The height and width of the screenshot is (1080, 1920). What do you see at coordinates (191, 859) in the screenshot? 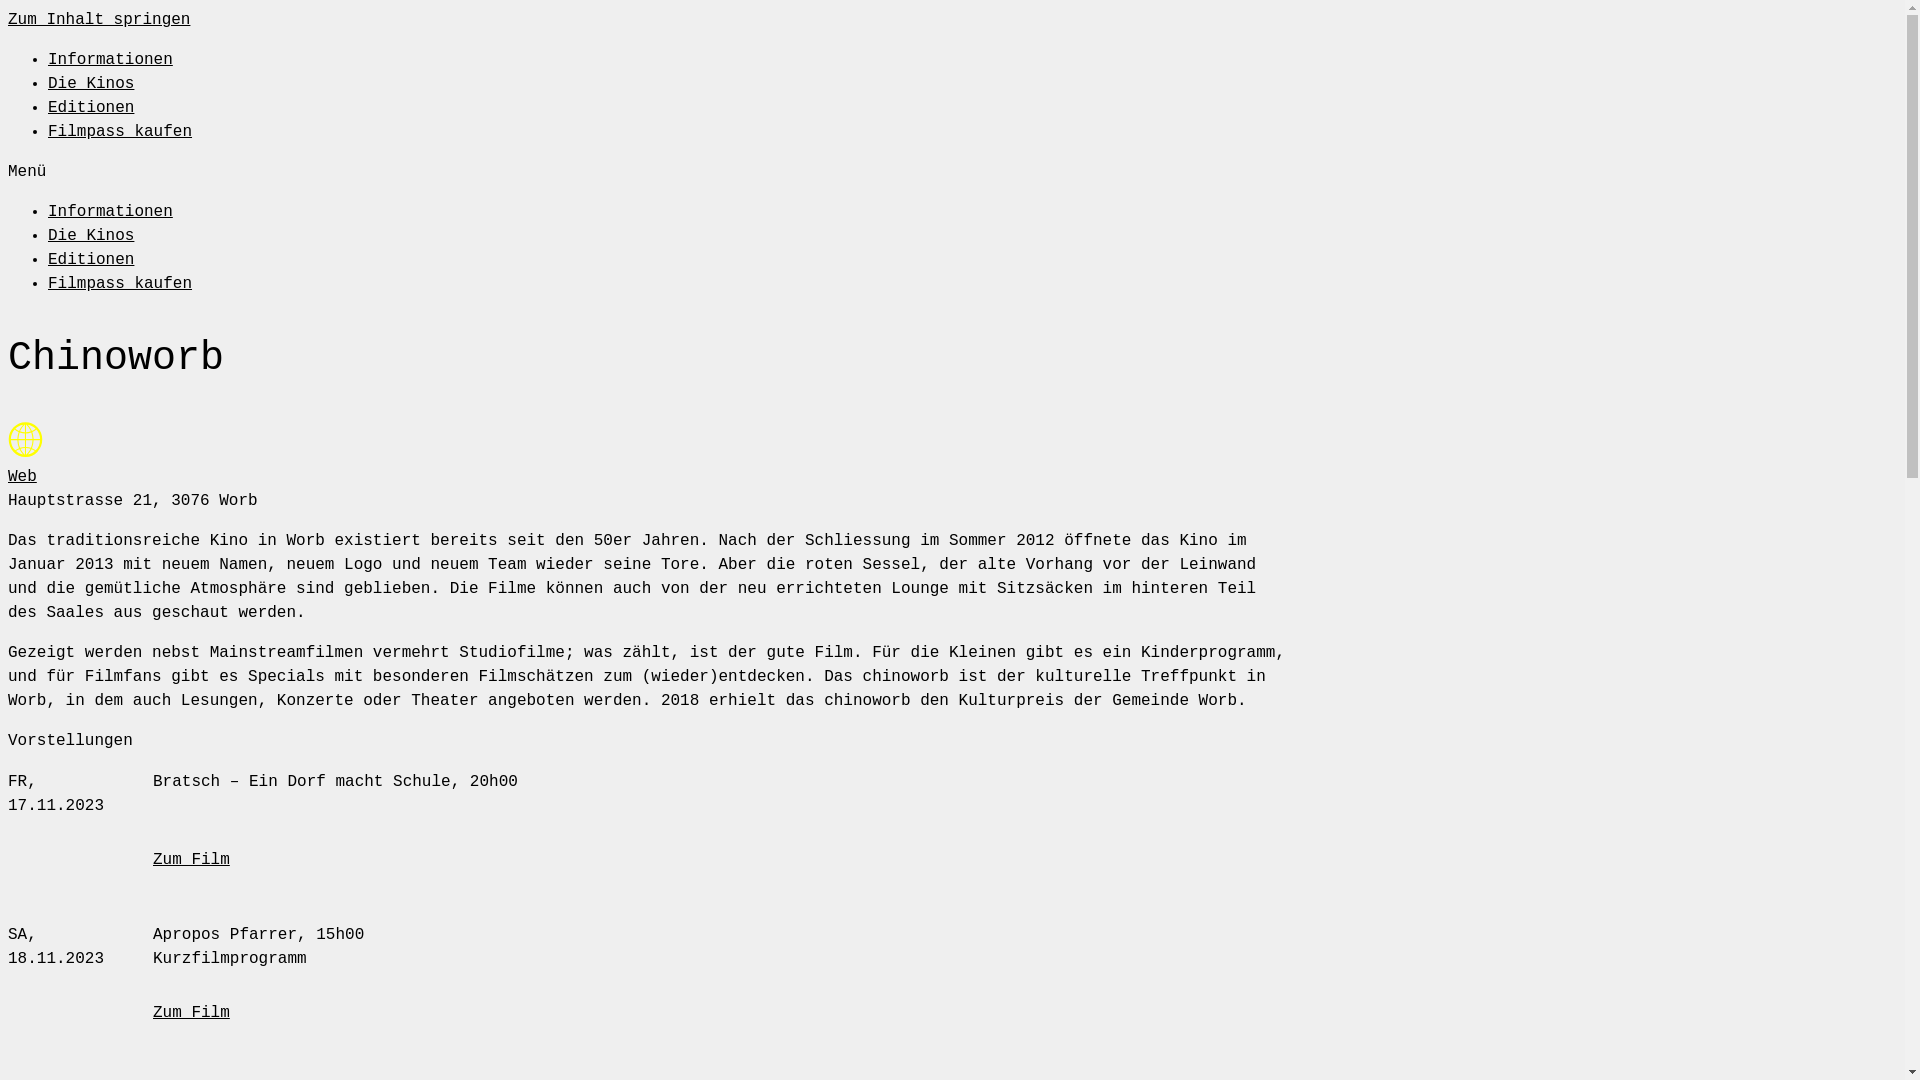
I see `'Zum Film'` at bounding box center [191, 859].